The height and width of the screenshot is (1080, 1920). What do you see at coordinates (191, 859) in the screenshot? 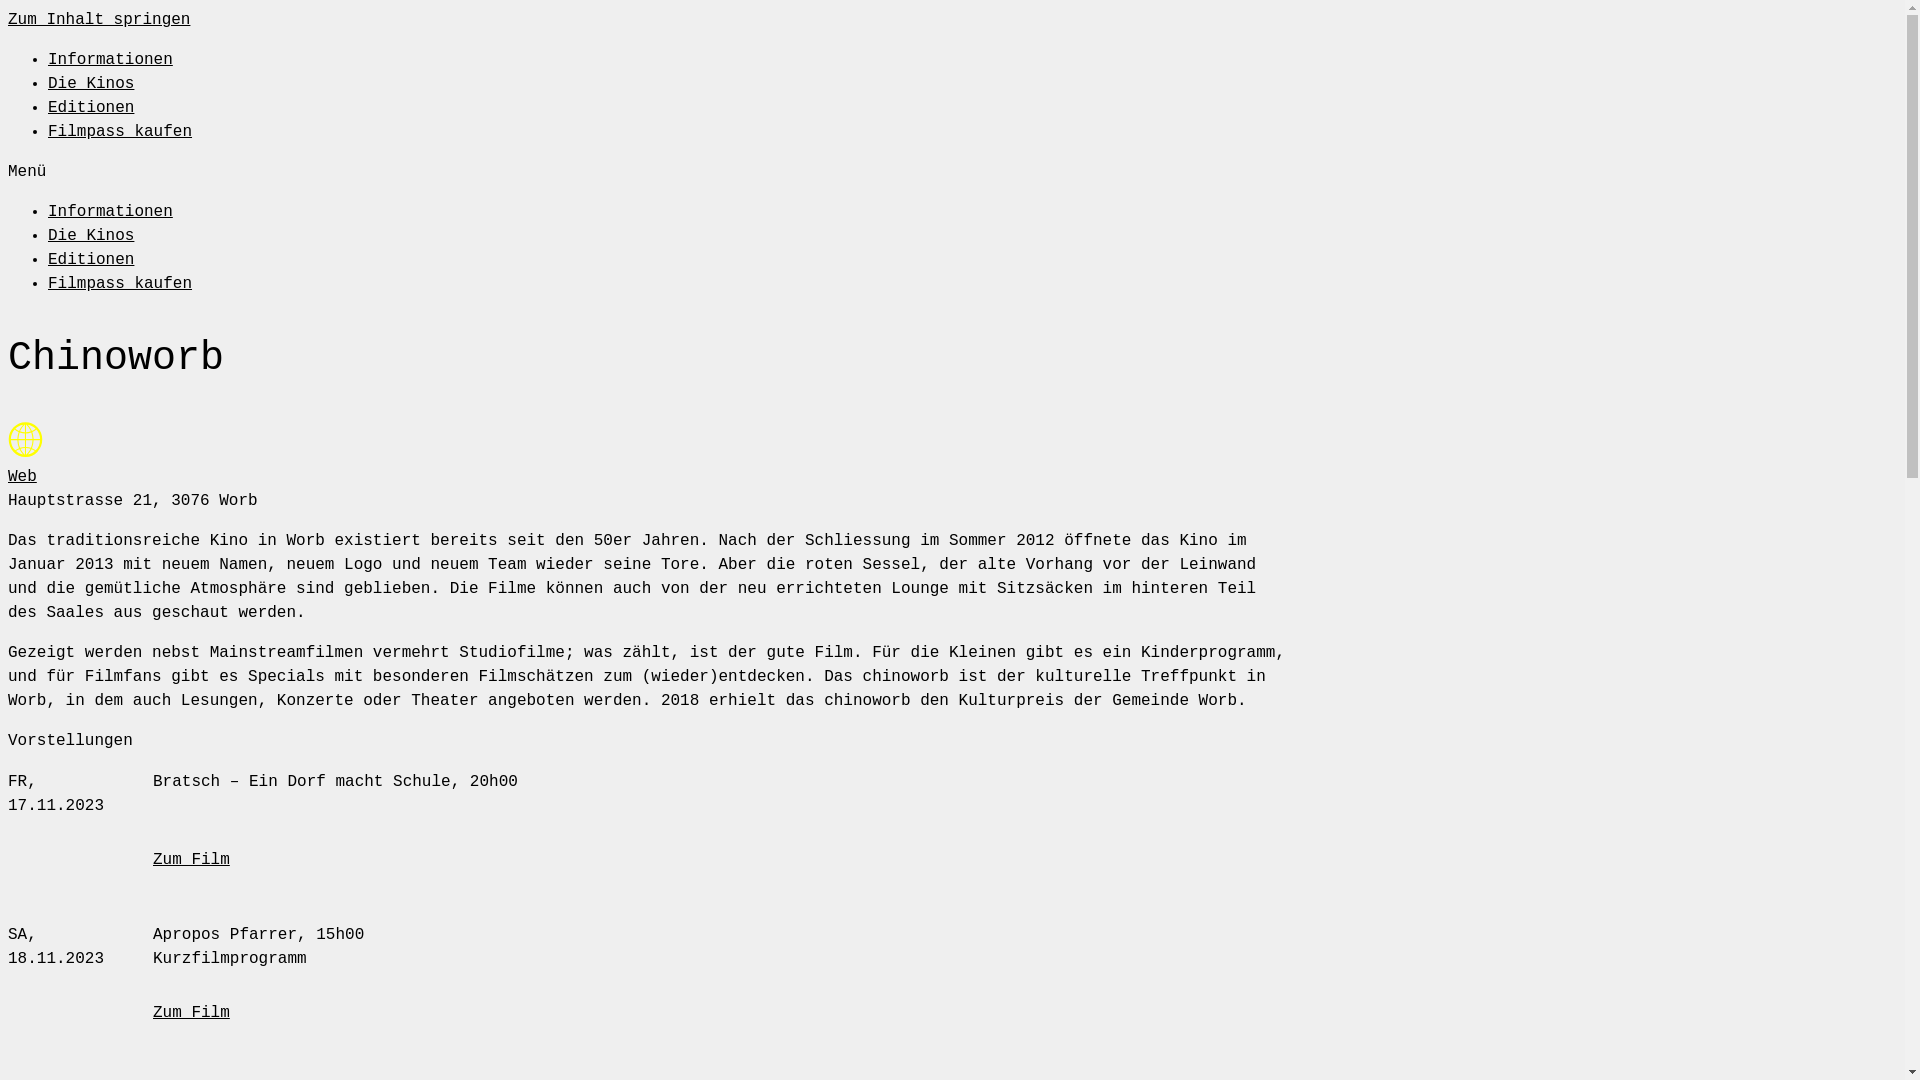
I see `'Zum Film'` at bounding box center [191, 859].